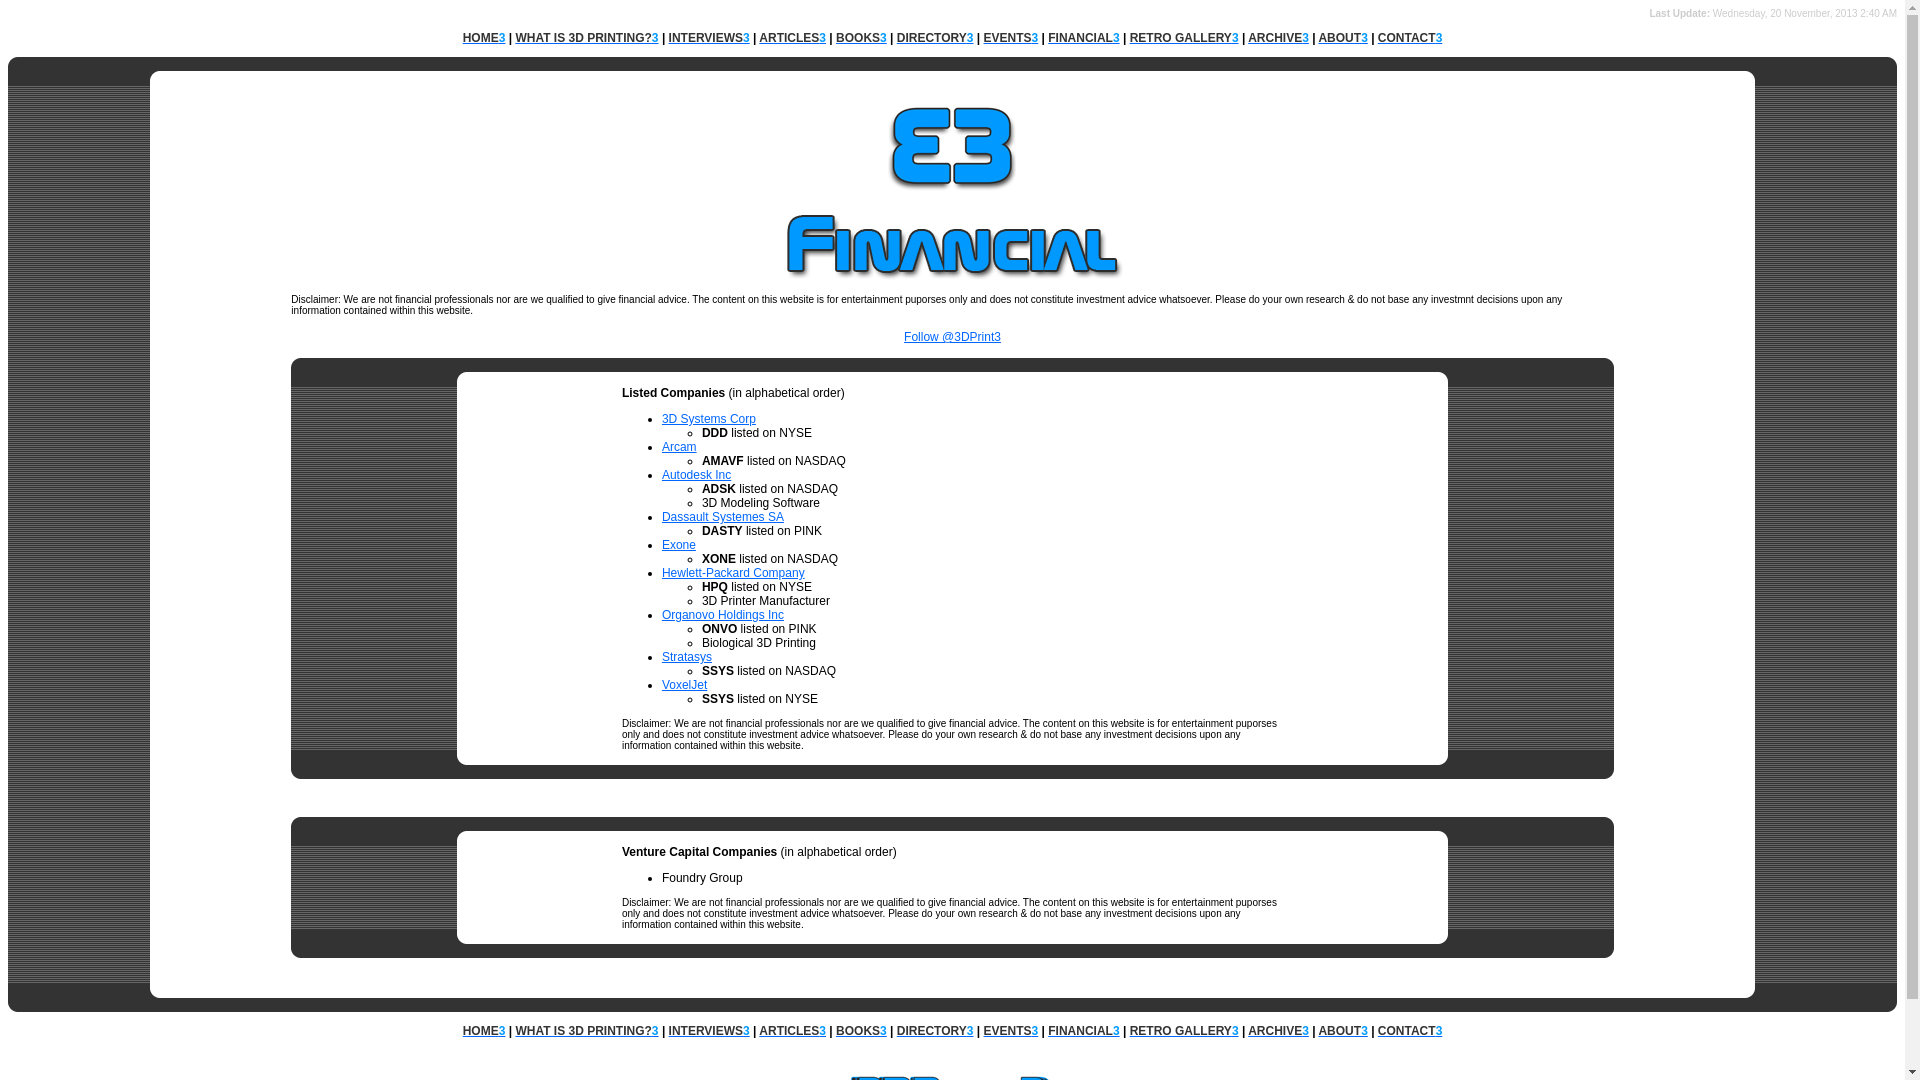  Describe the element at coordinates (1129, 1030) in the screenshot. I see `'RETRO GALLERY3'` at that location.